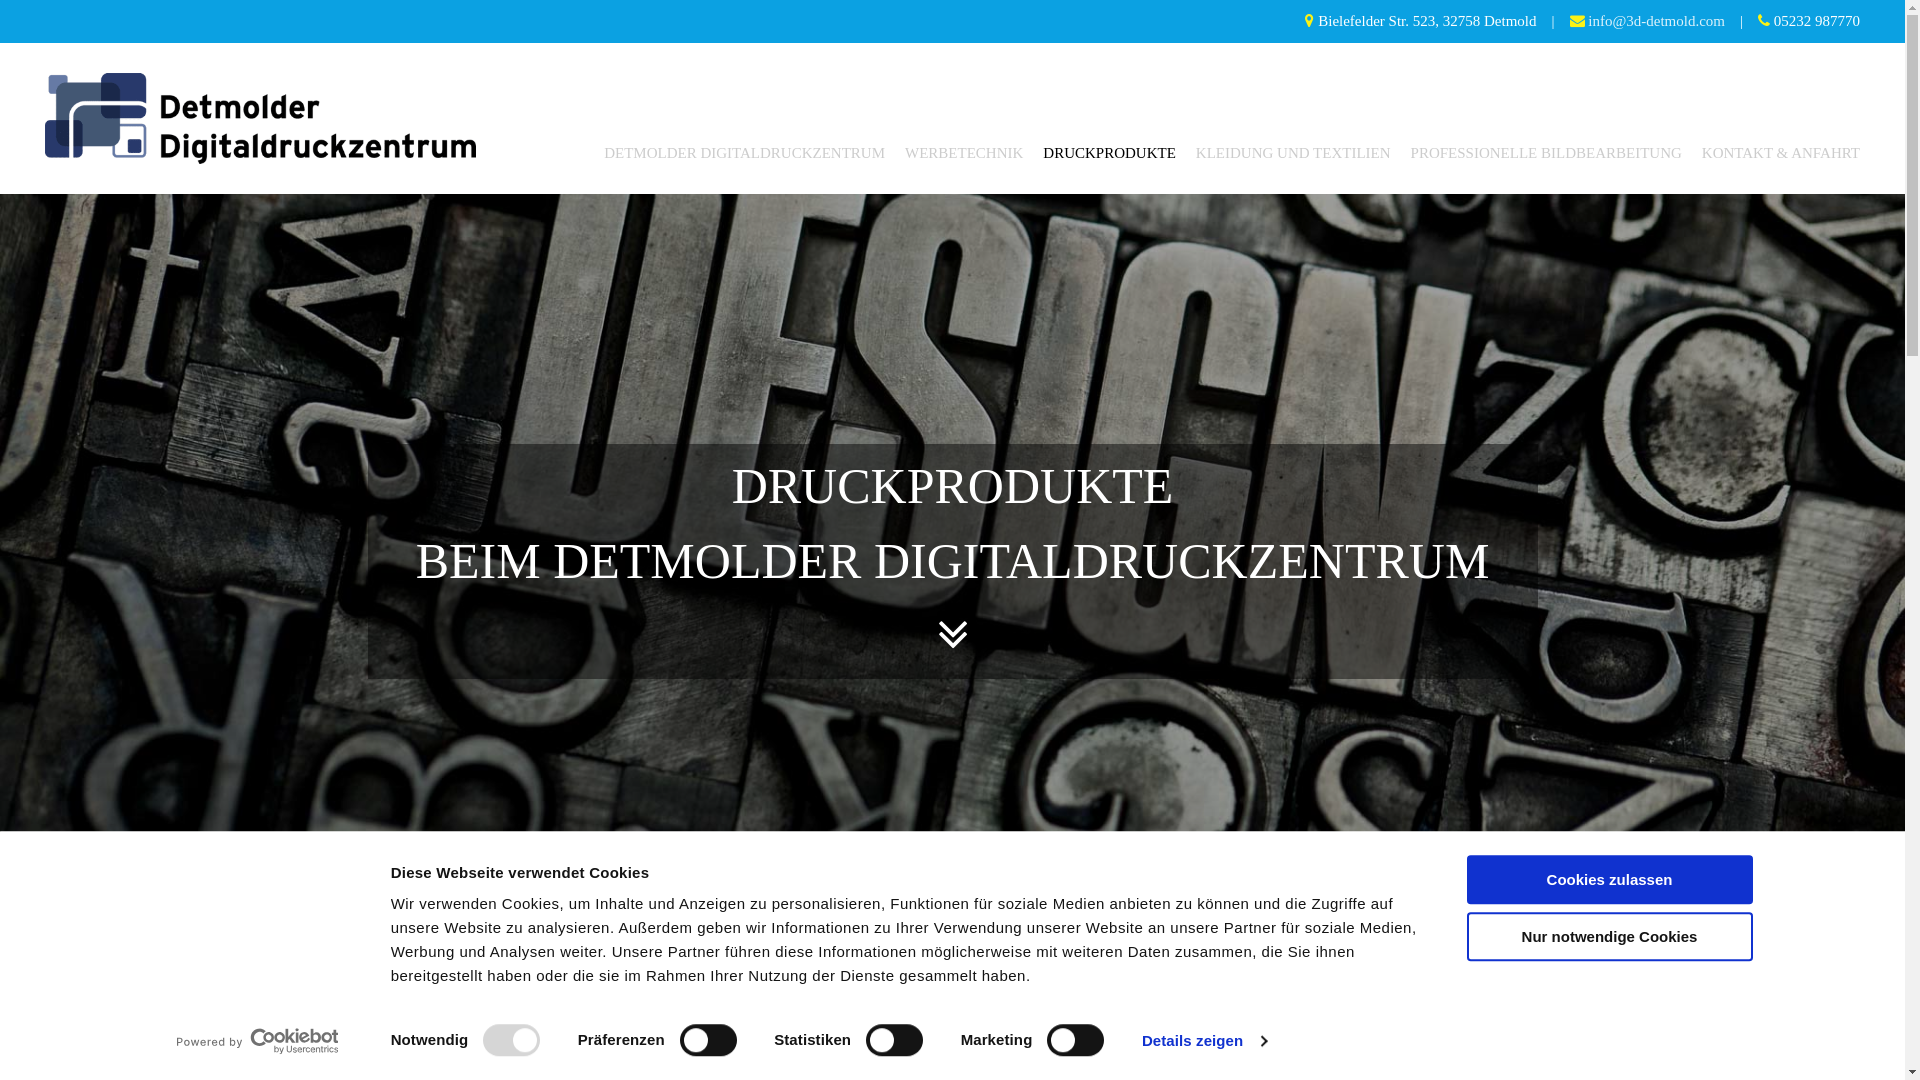 The width and height of the screenshot is (1920, 1080). Describe the element at coordinates (1771, 153) in the screenshot. I see `'KONTAKT & ANFAHRT'` at that location.